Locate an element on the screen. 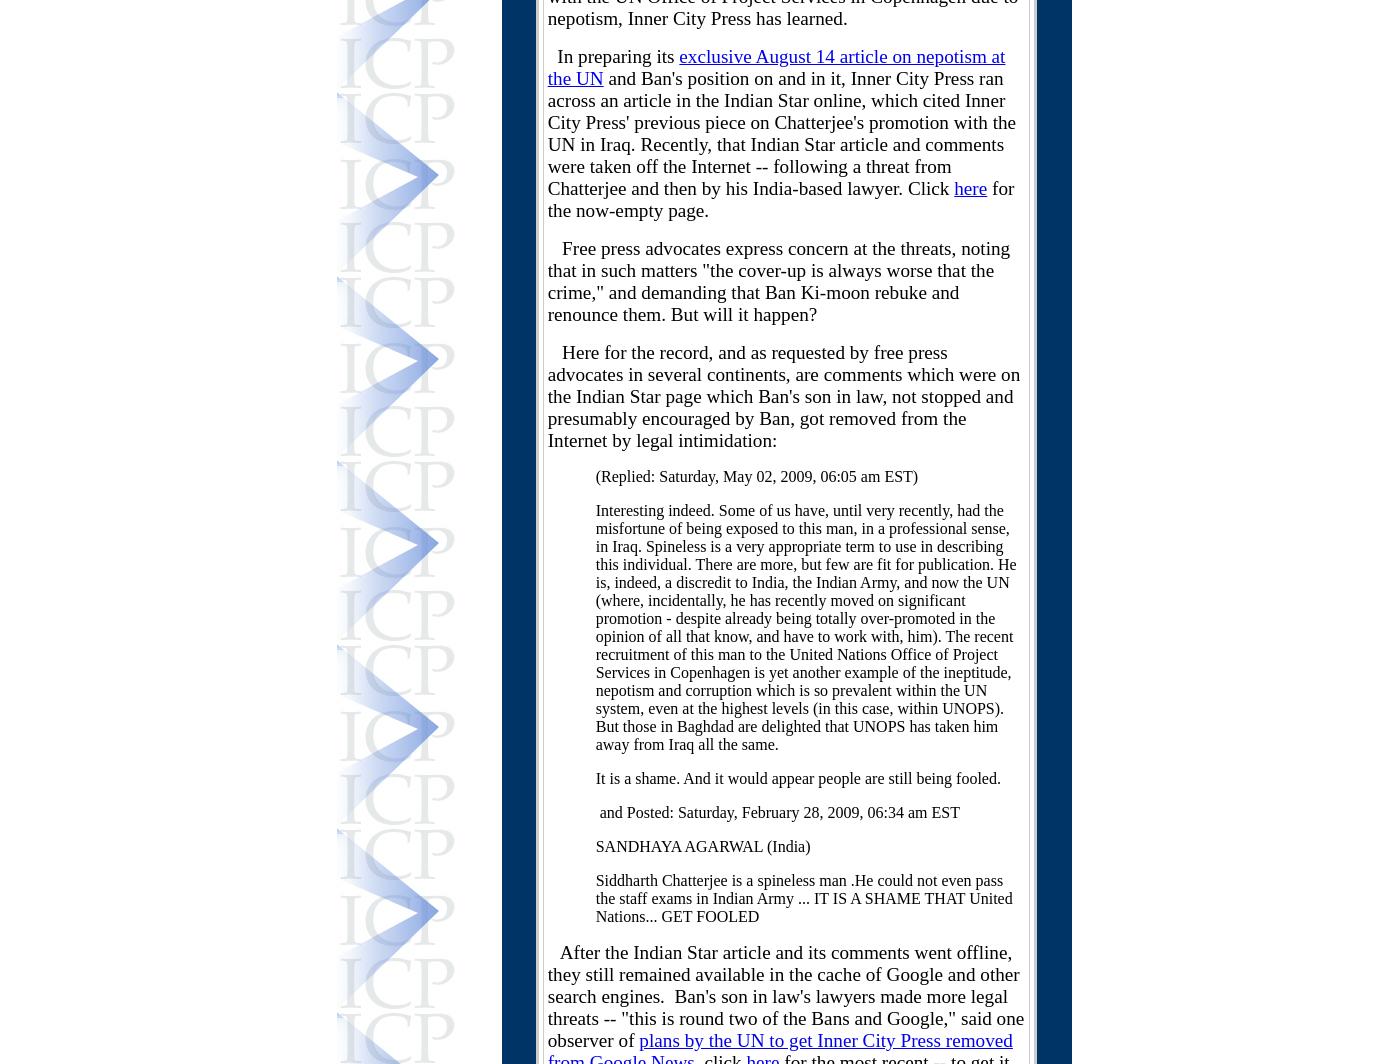 This screenshot has height=1064, width=1400. 'Posted:
Saturday, February 28, 2009, 06:34 am EST' is located at coordinates (792, 812).